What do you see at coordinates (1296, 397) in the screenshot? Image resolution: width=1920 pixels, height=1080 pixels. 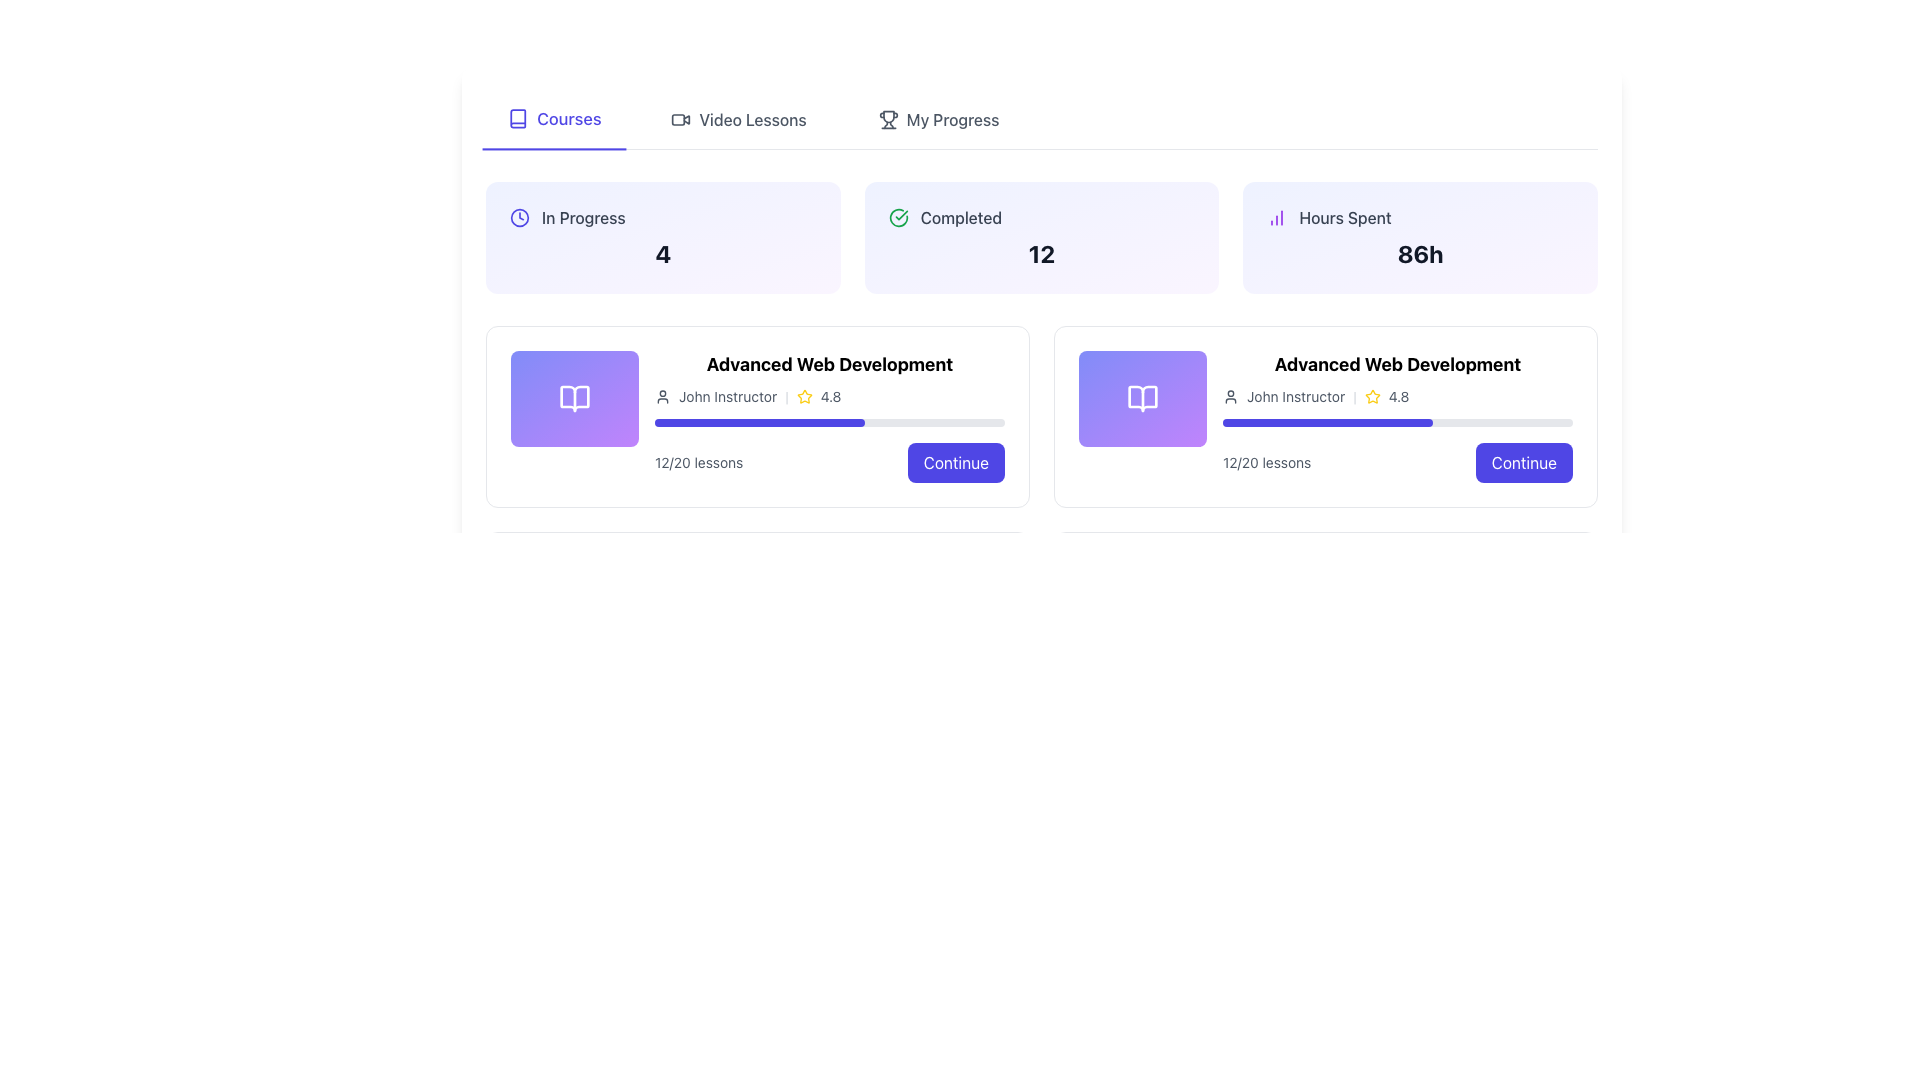 I see `displayed information from the Text Label containing 'John Instructor', which is positioned between the user icon and a separator in the layout` at bounding box center [1296, 397].